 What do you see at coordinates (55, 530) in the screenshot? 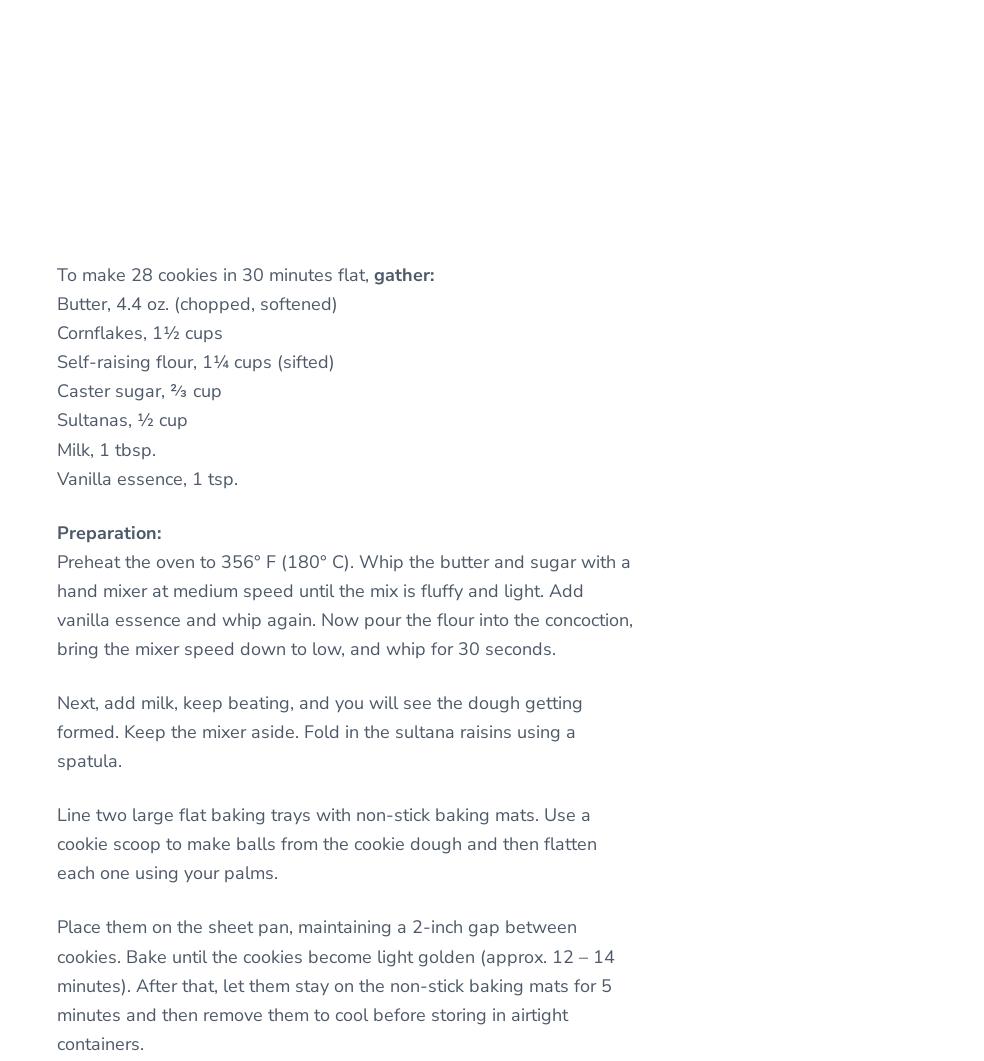
I see `'Preparation:'` at bounding box center [55, 530].